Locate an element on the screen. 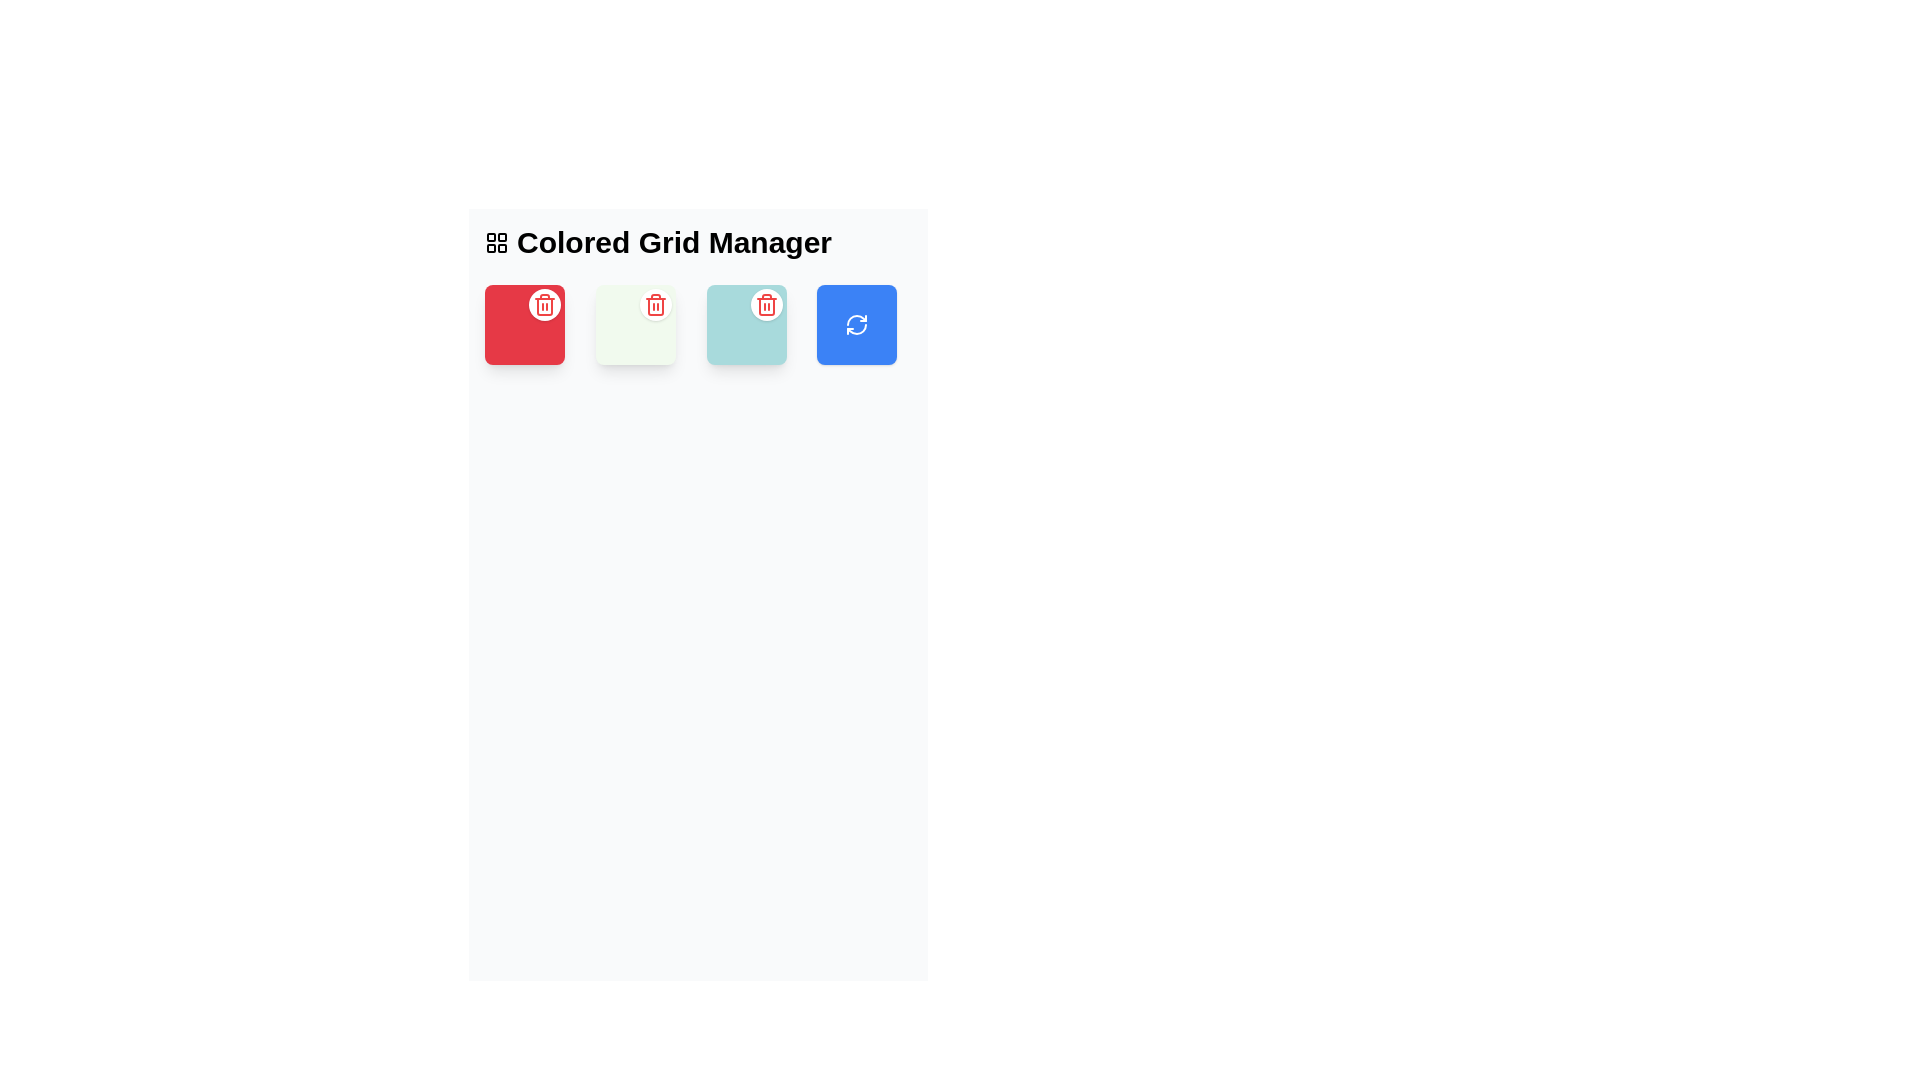  the round red trash can button located in the top-right corner of the cyan-colored card is located at coordinates (765, 304).